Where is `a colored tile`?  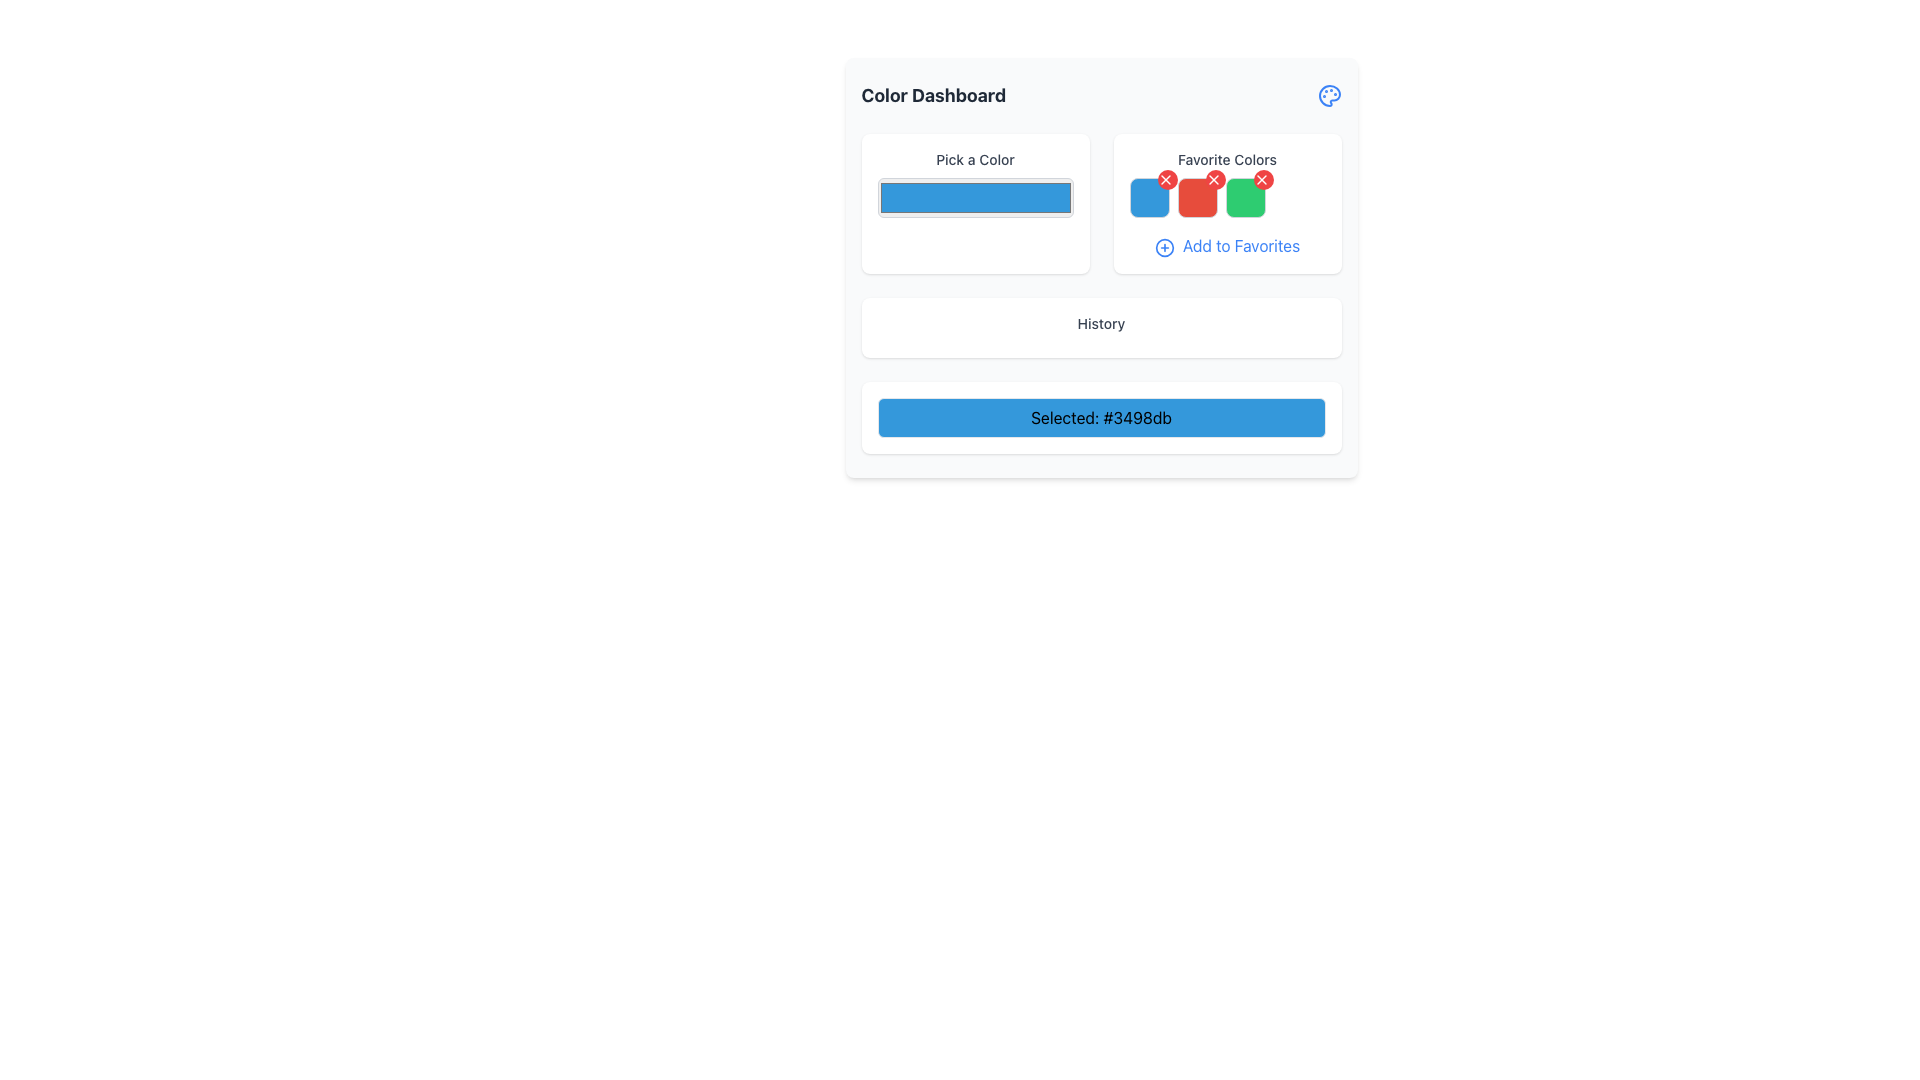 a colored tile is located at coordinates (1226, 197).